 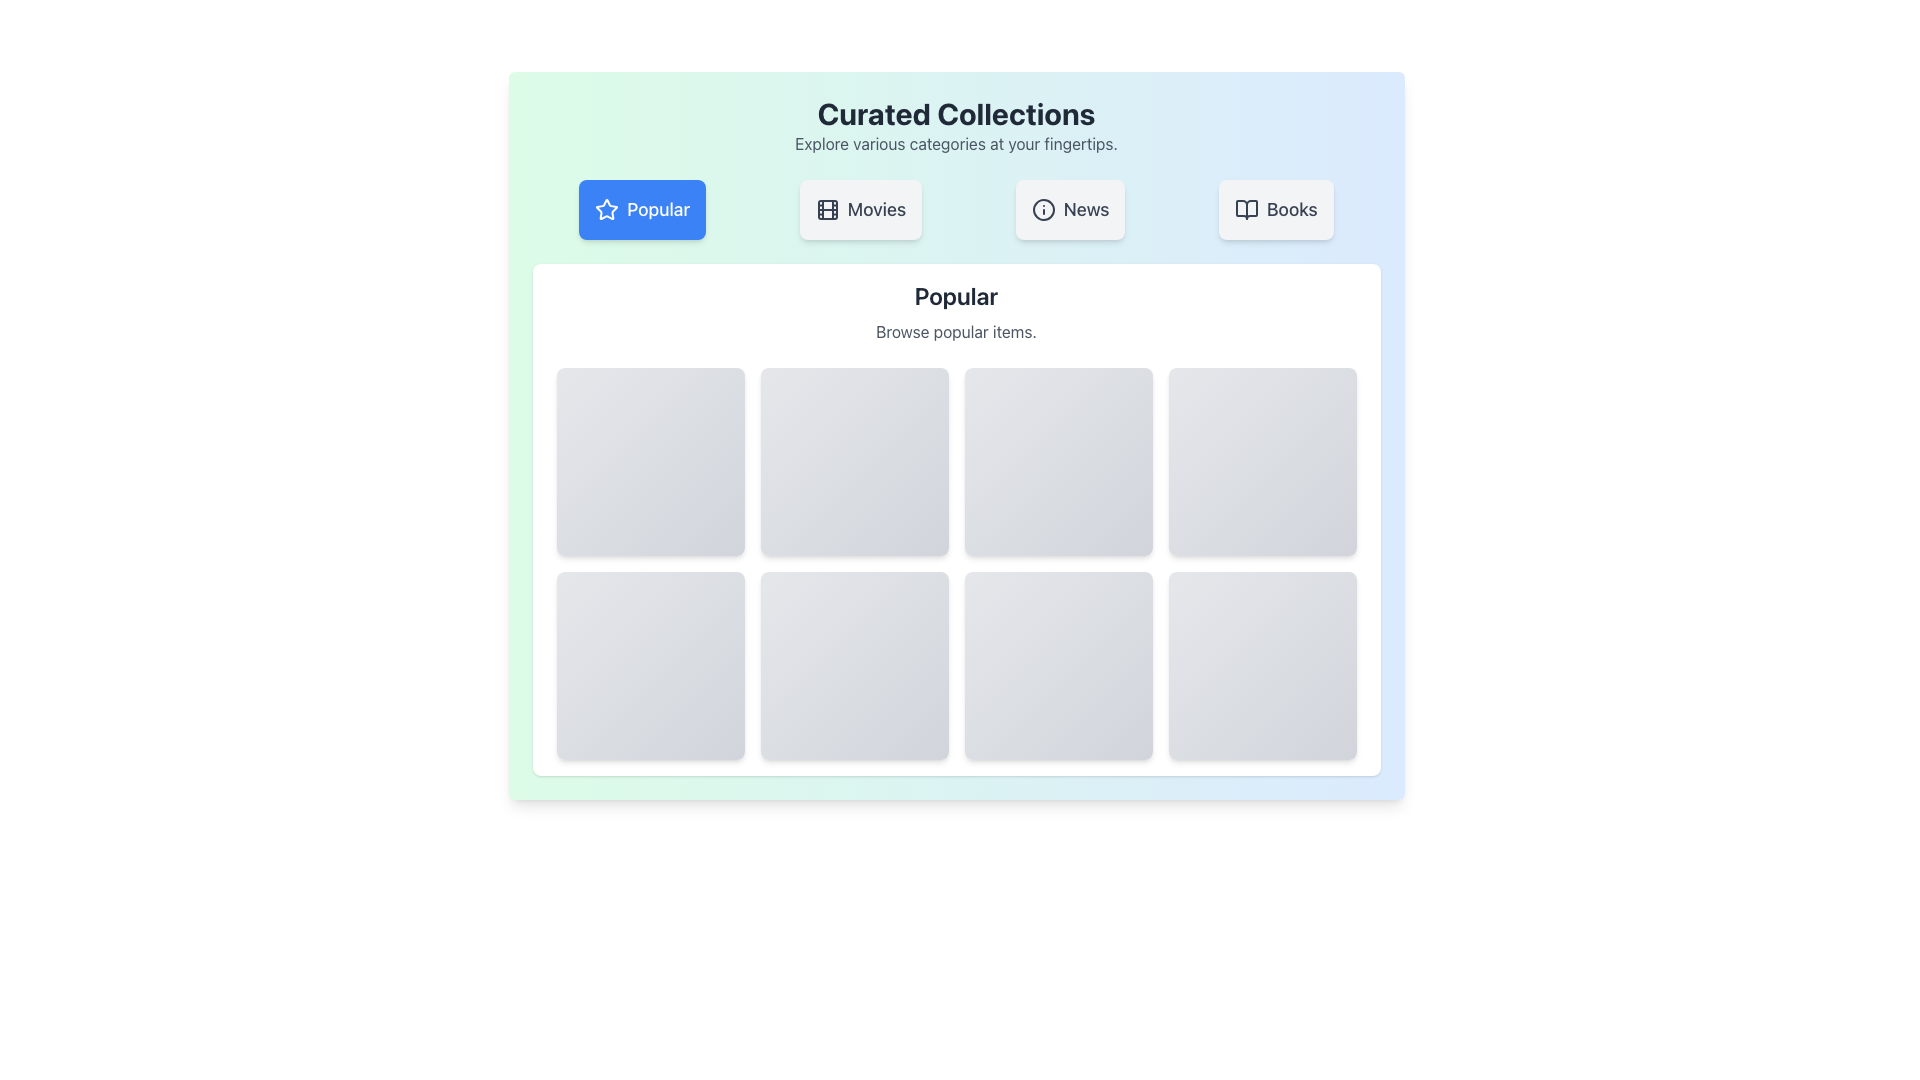 What do you see at coordinates (606, 209) in the screenshot?
I see `the star icon located to the left of the text within the blue 'Popular' button, which signifies the importance of this category` at bounding box center [606, 209].